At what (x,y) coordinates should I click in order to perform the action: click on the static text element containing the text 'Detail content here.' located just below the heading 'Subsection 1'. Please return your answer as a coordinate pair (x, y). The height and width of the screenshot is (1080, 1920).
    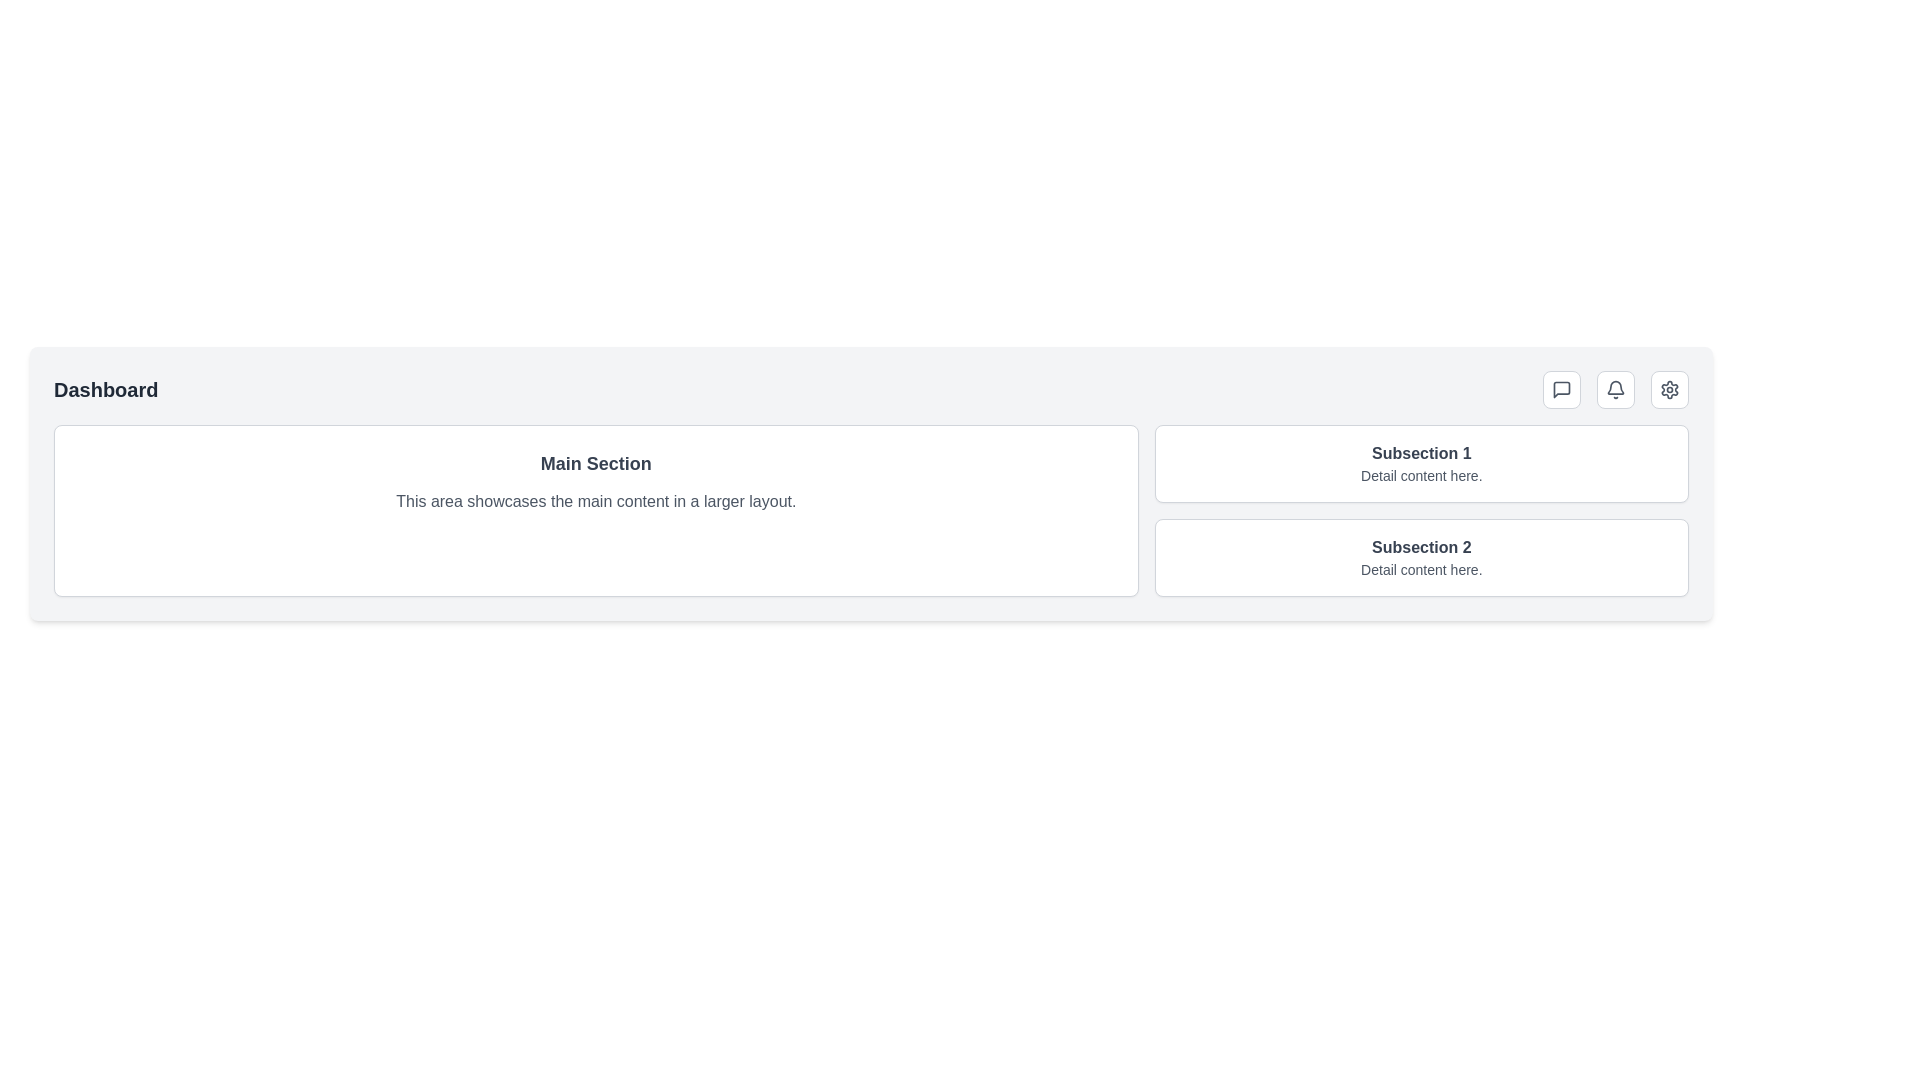
    Looking at the image, I should click on (1420, 475).